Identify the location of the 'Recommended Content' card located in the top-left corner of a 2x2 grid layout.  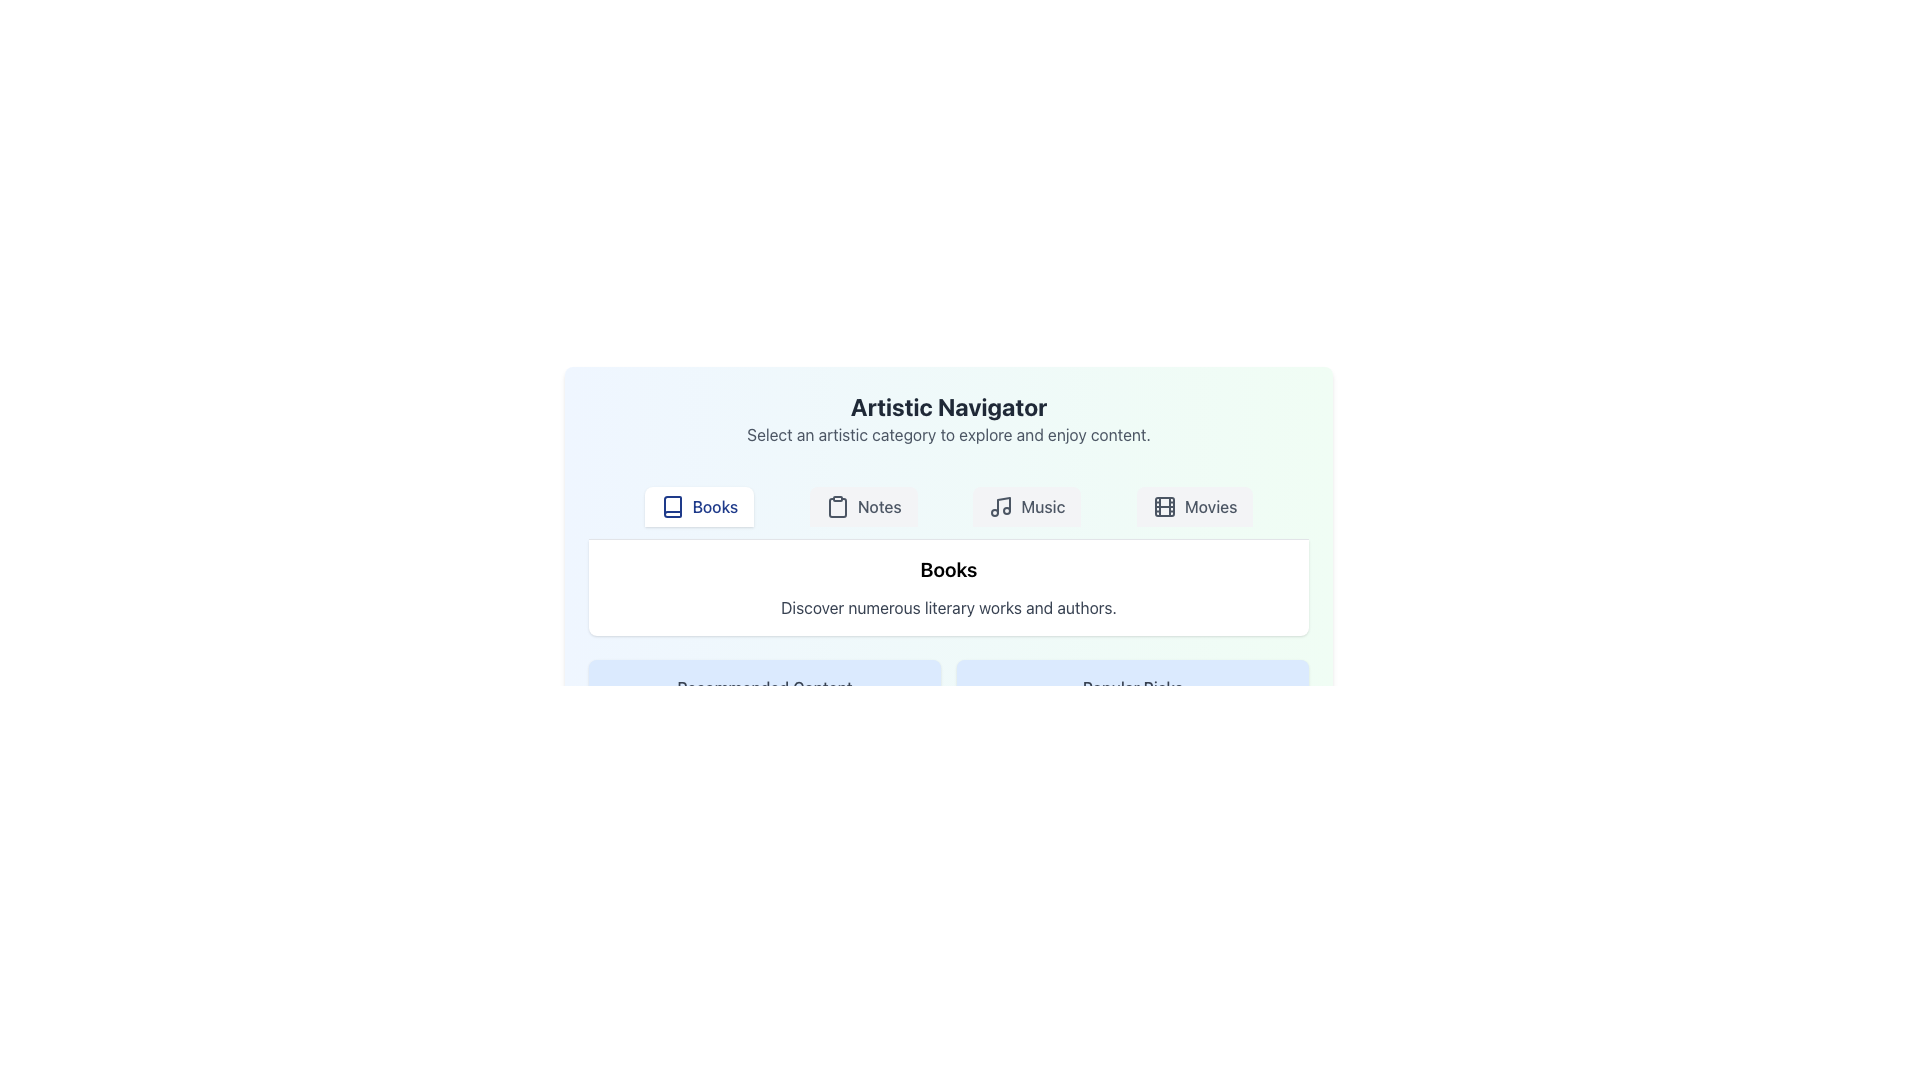
(763, 697).